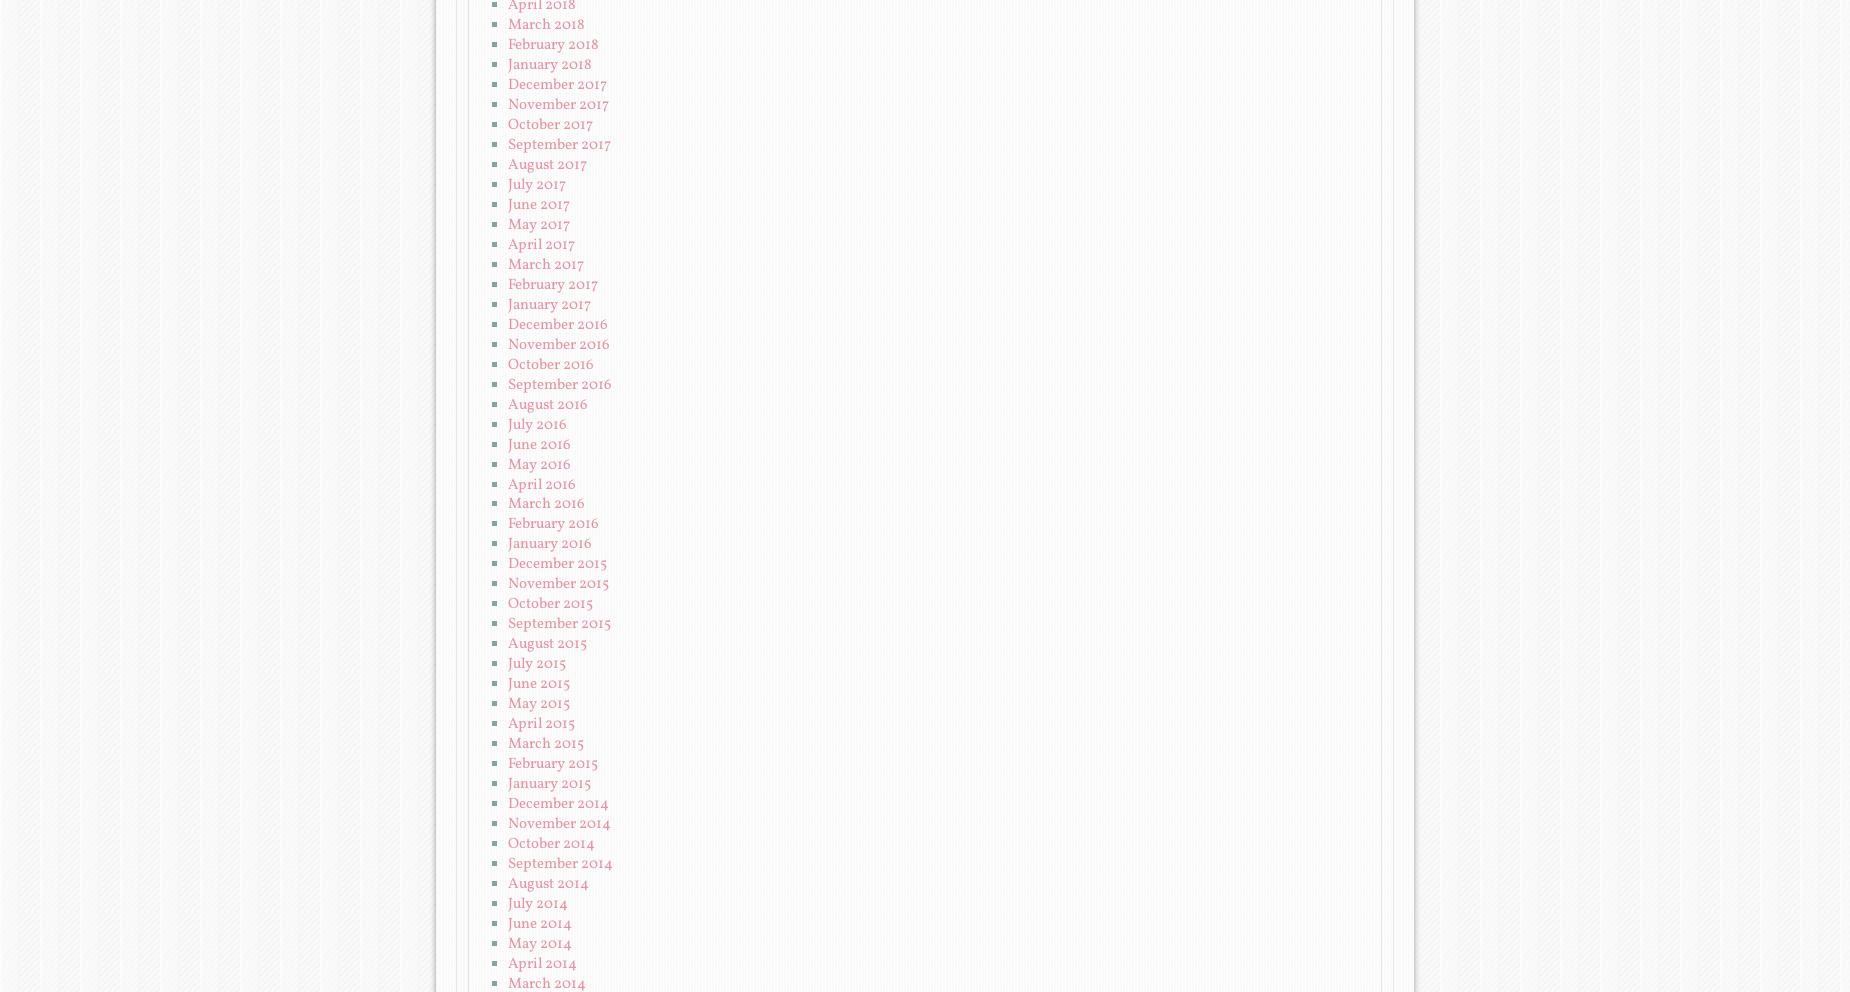  Describe the element at coordinates (557, 83) in the screenshot. I see `'December 2017'` at that location.